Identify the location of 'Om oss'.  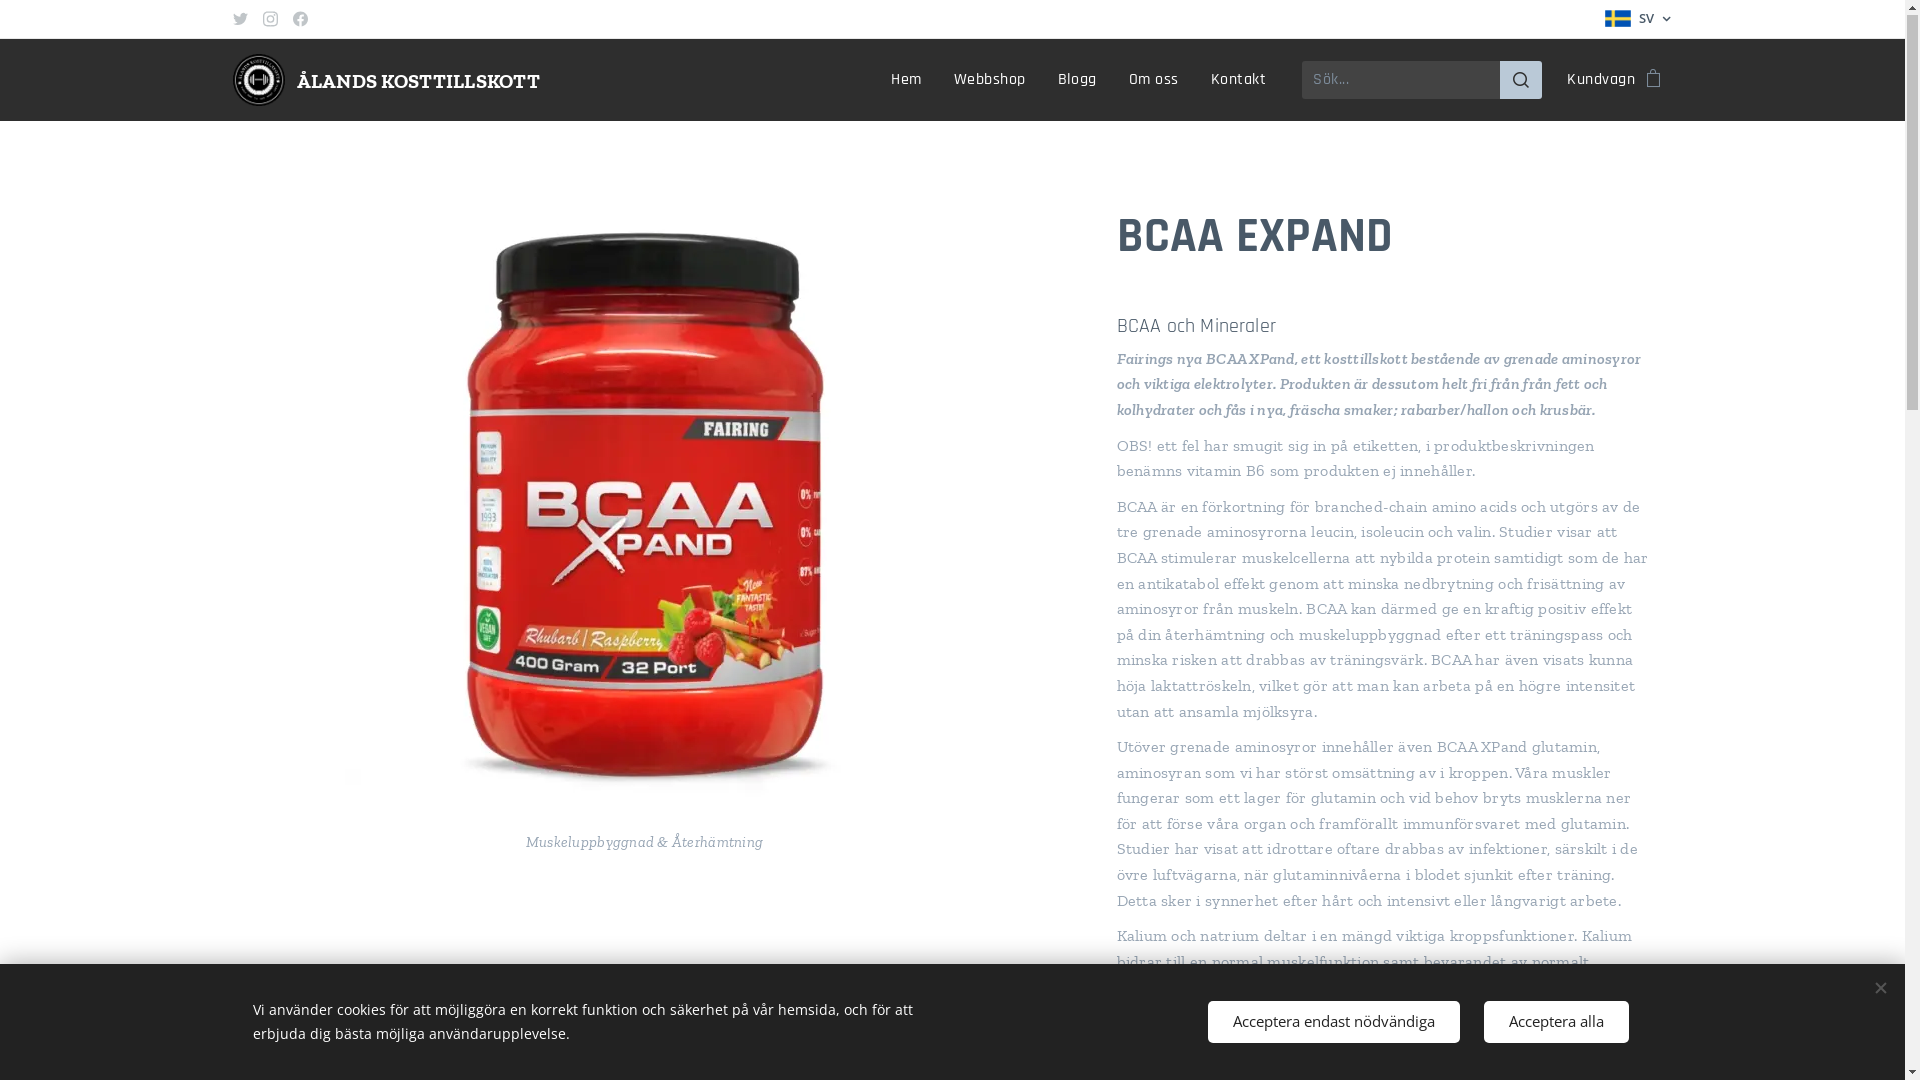
(1153, 80).